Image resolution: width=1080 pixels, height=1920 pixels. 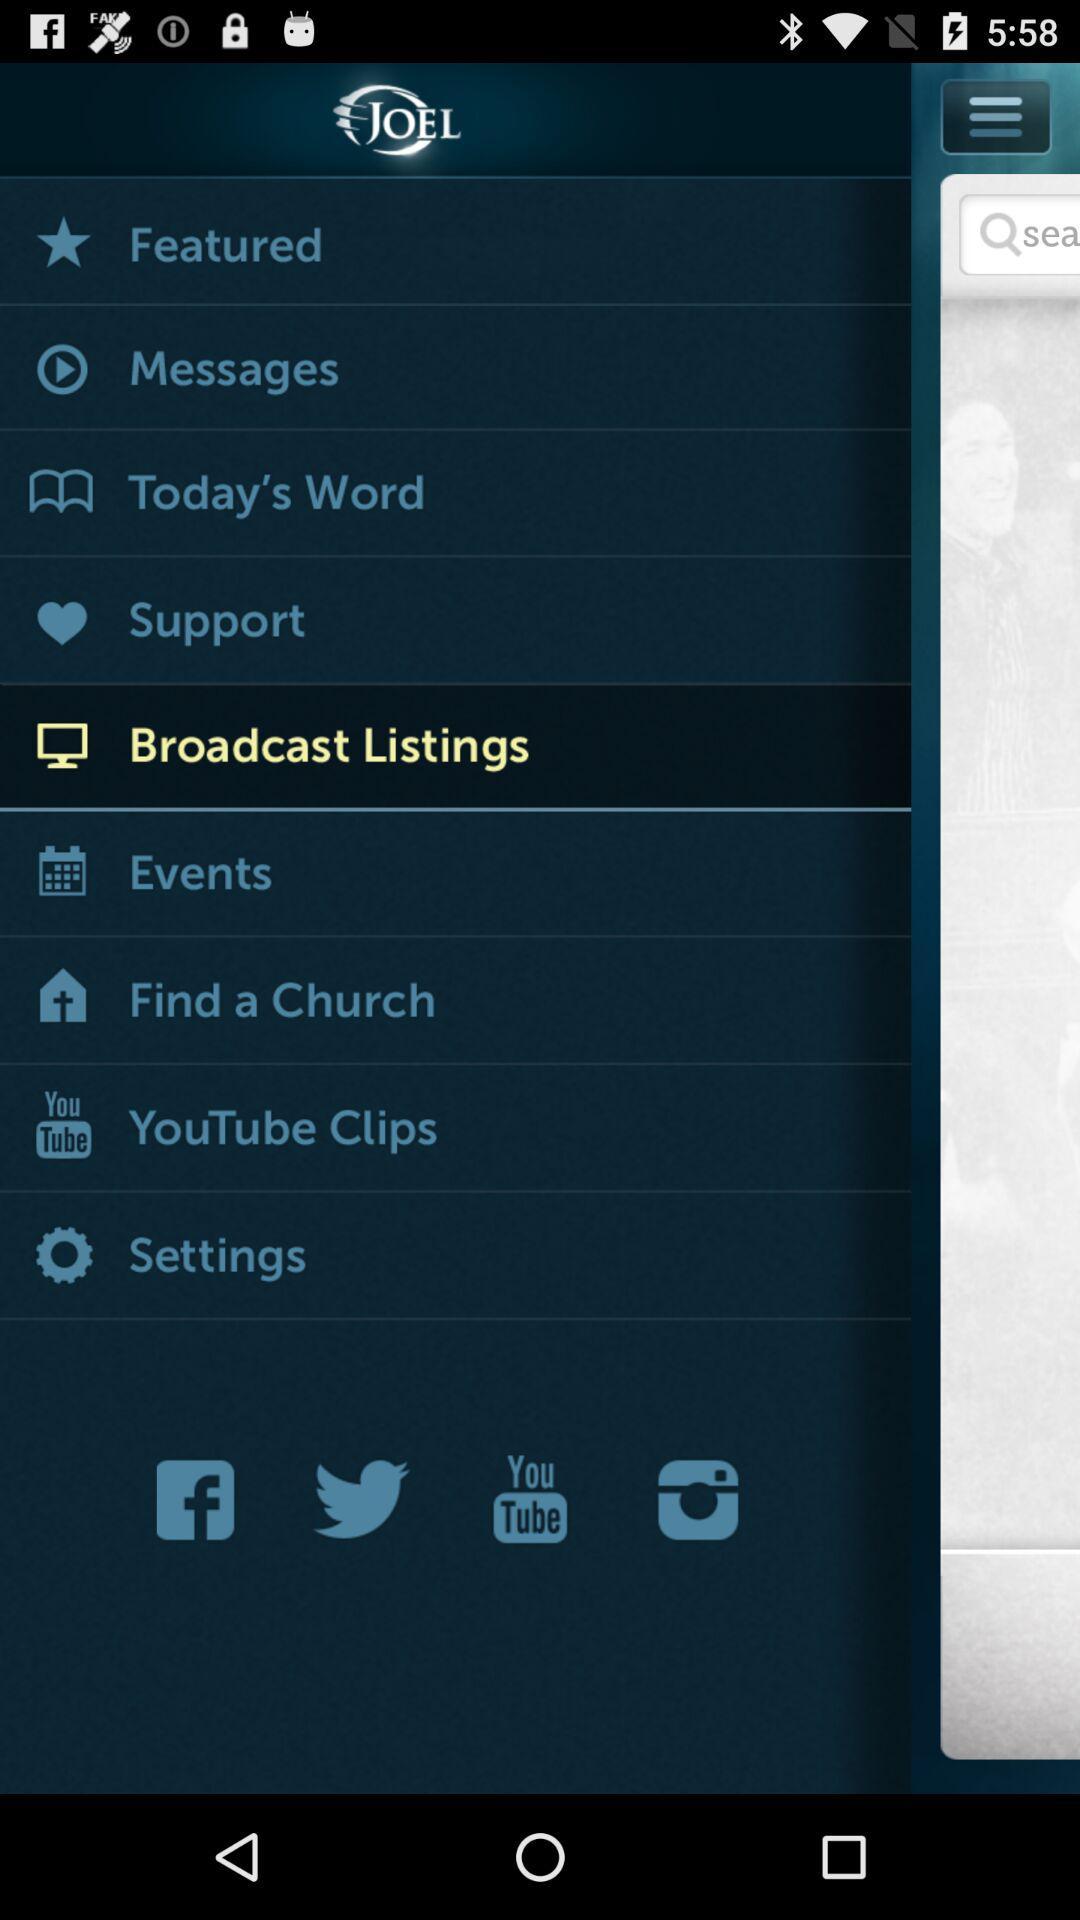 What do you see at coordinates (995, 161) in the screenshot?
I see `open option menu` at bounding box center [995, 161].